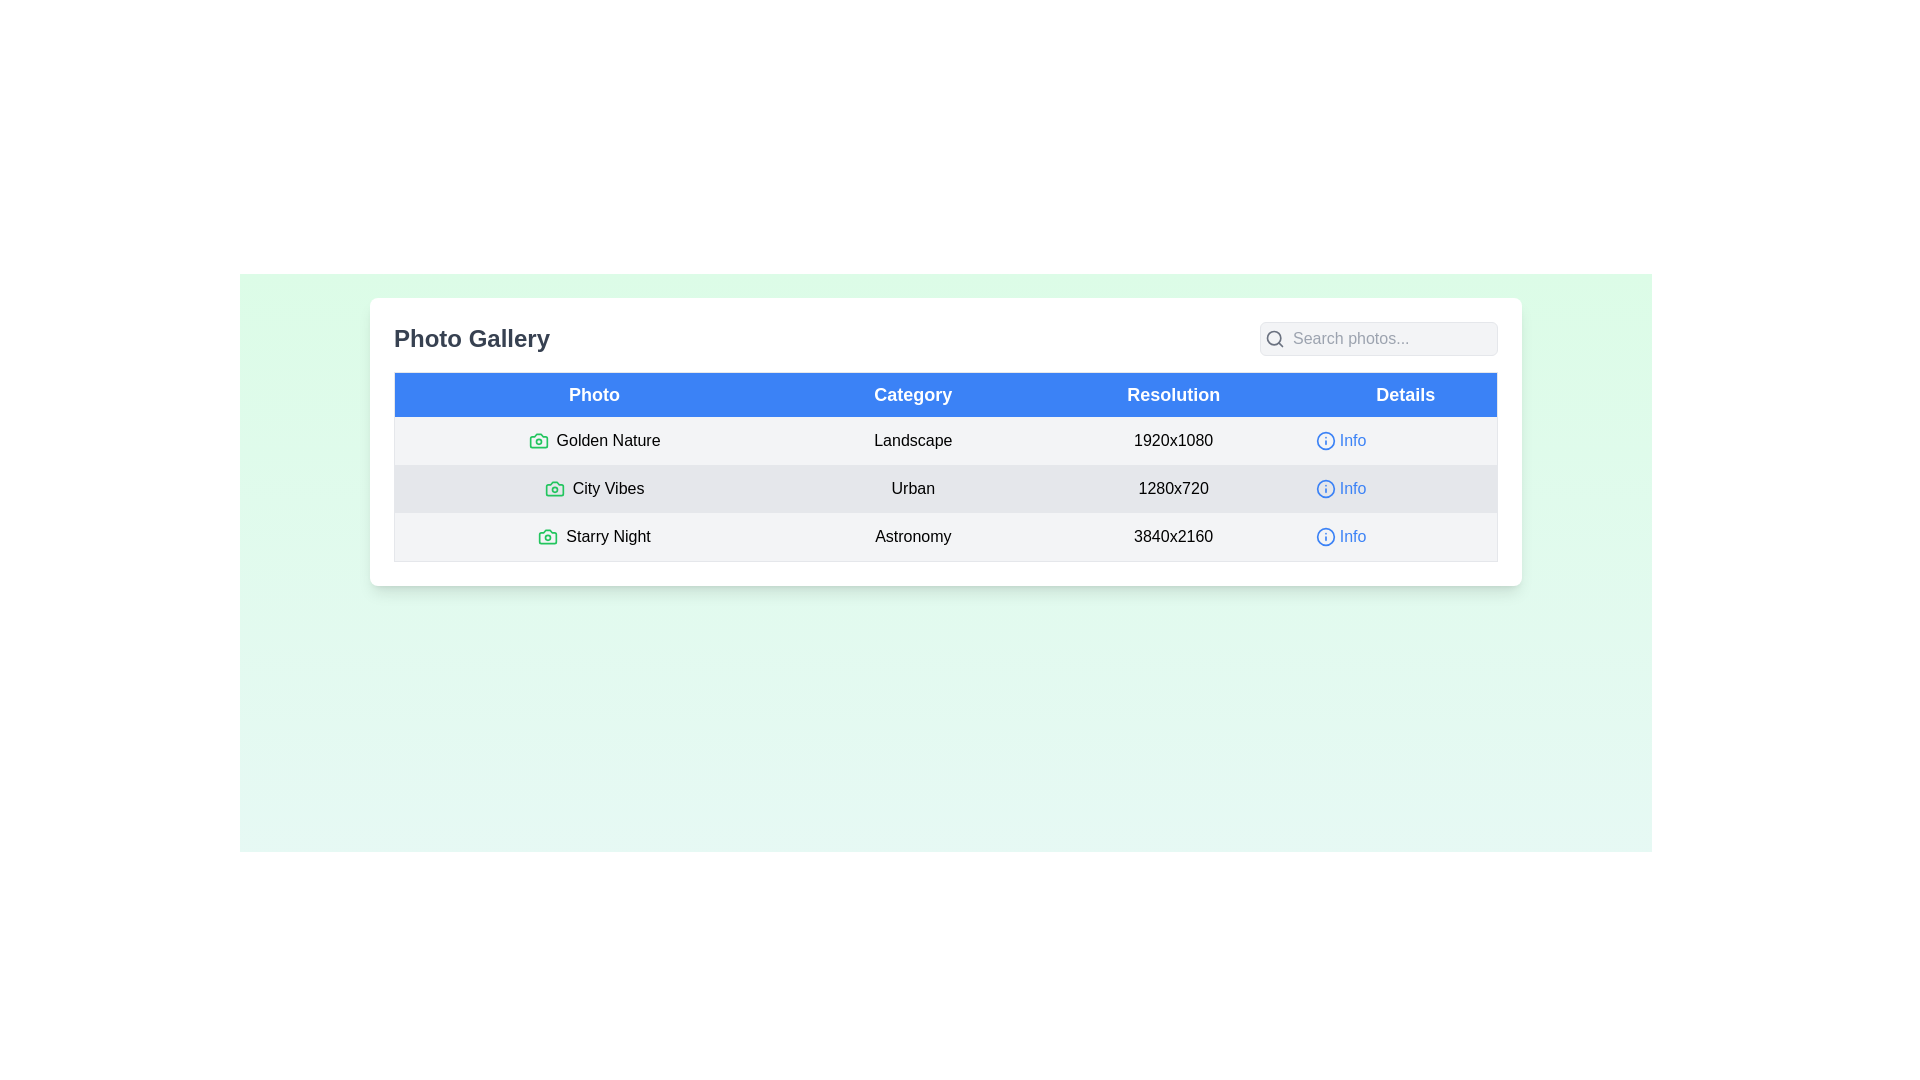 This screenshot has height=1080, width=1920. I want to click on the header row of the table, specifically on the text 'Category' which labels the second column, so click(944, 394).